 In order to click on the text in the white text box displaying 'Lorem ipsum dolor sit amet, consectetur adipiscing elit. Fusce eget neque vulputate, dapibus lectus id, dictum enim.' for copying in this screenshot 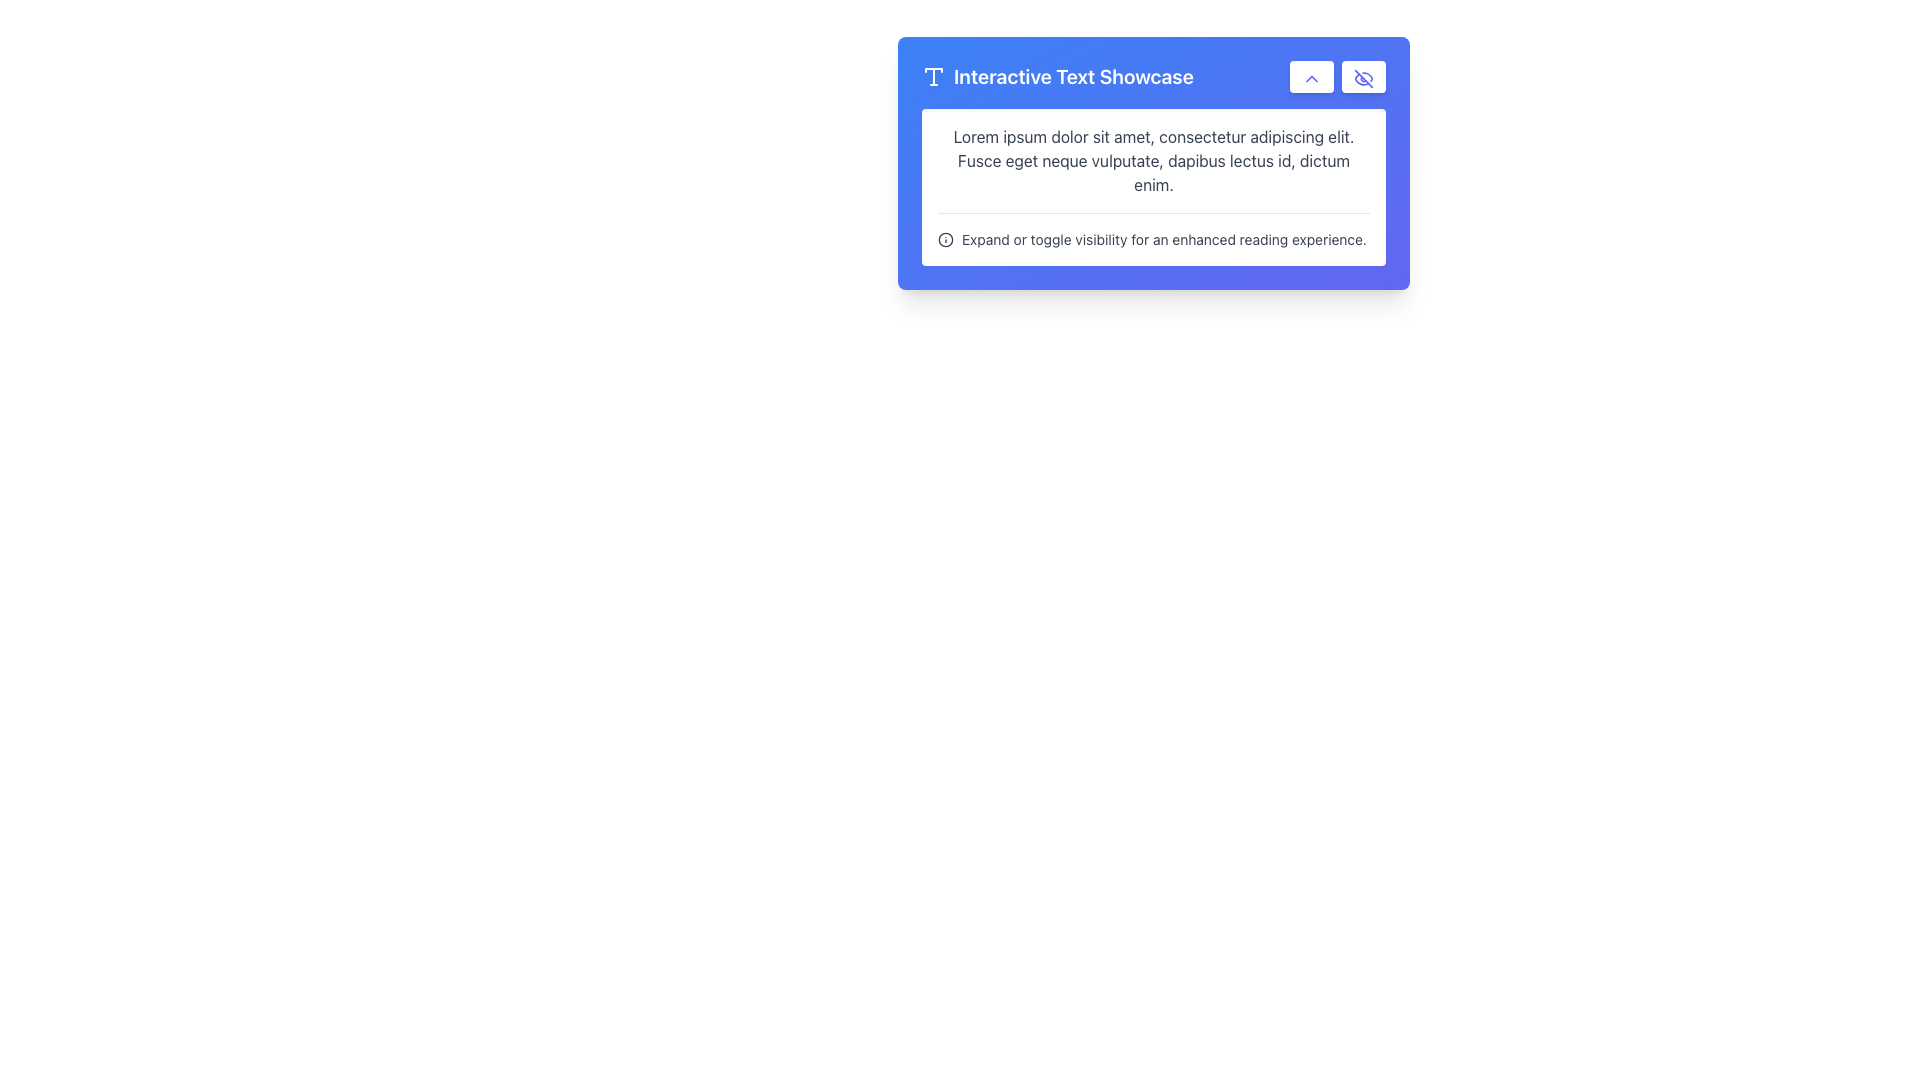, I will do `click(1153, 187)`.